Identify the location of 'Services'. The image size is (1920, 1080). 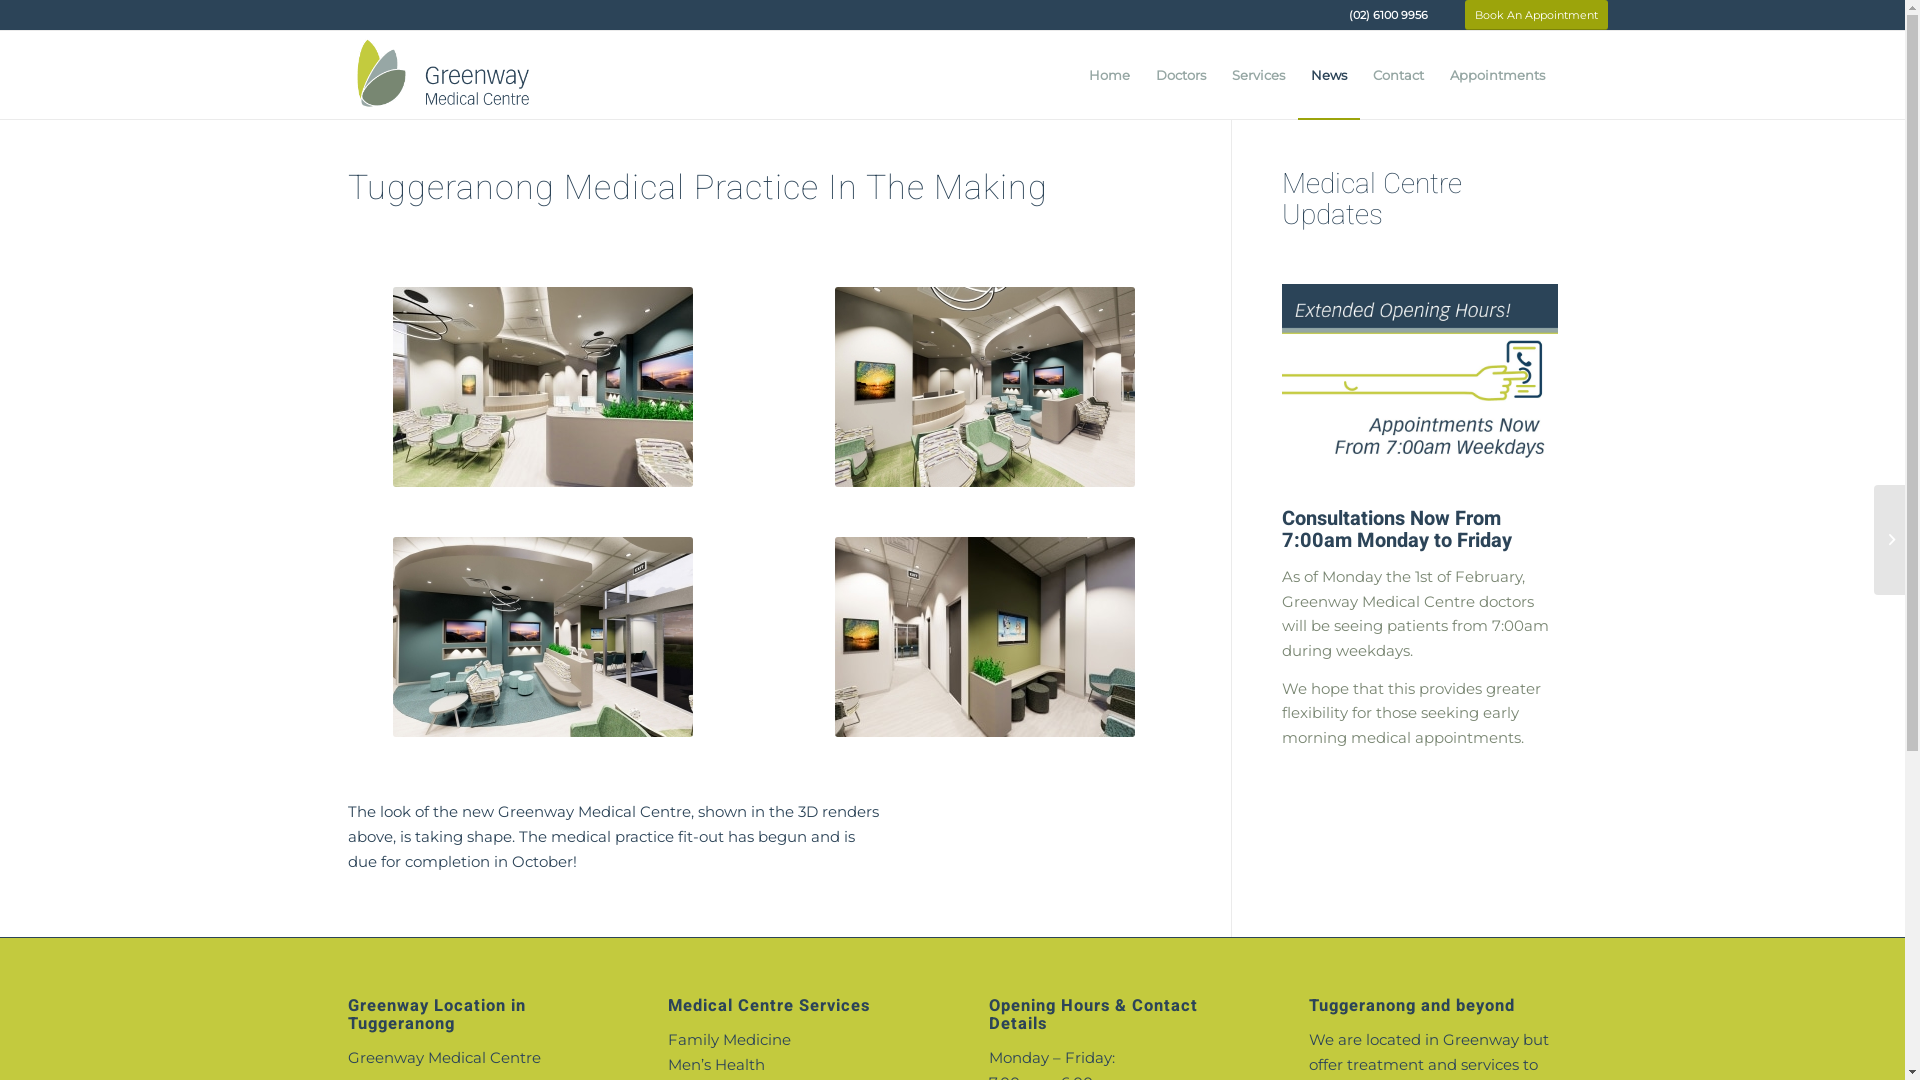
(1256, 73).